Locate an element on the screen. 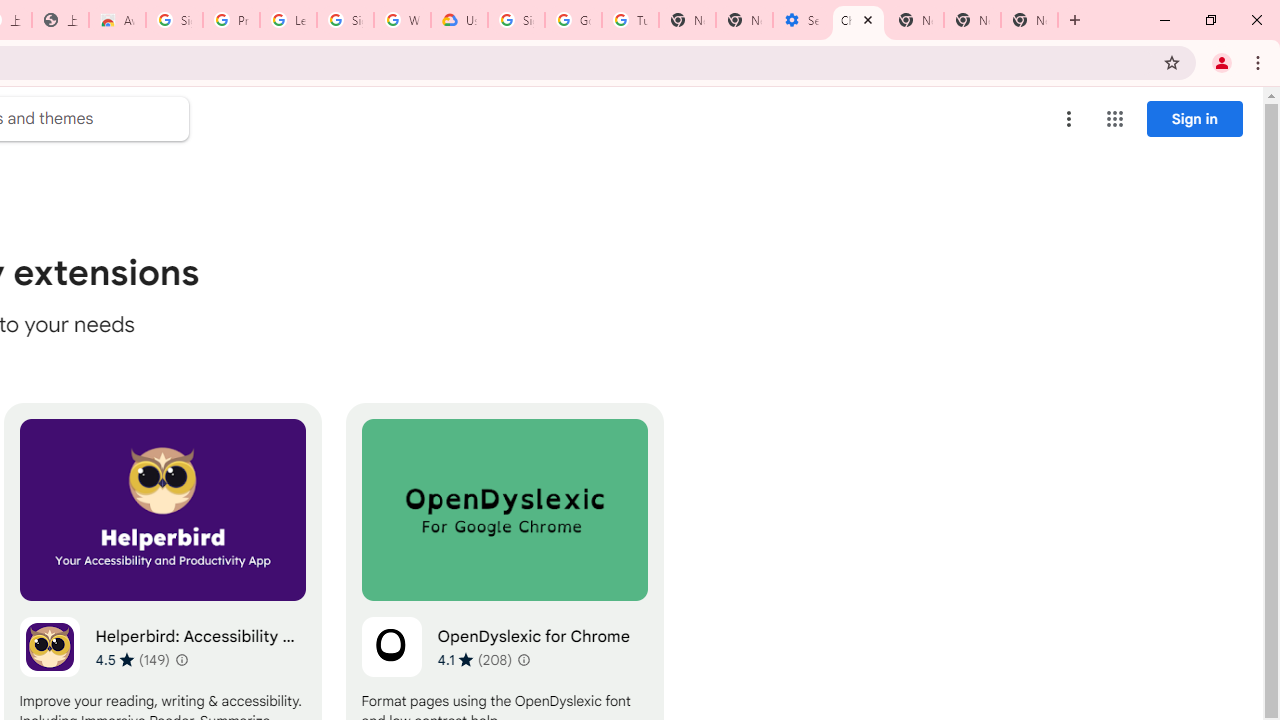  'Settings - Accessibility' is located at coordinates (801, 20).